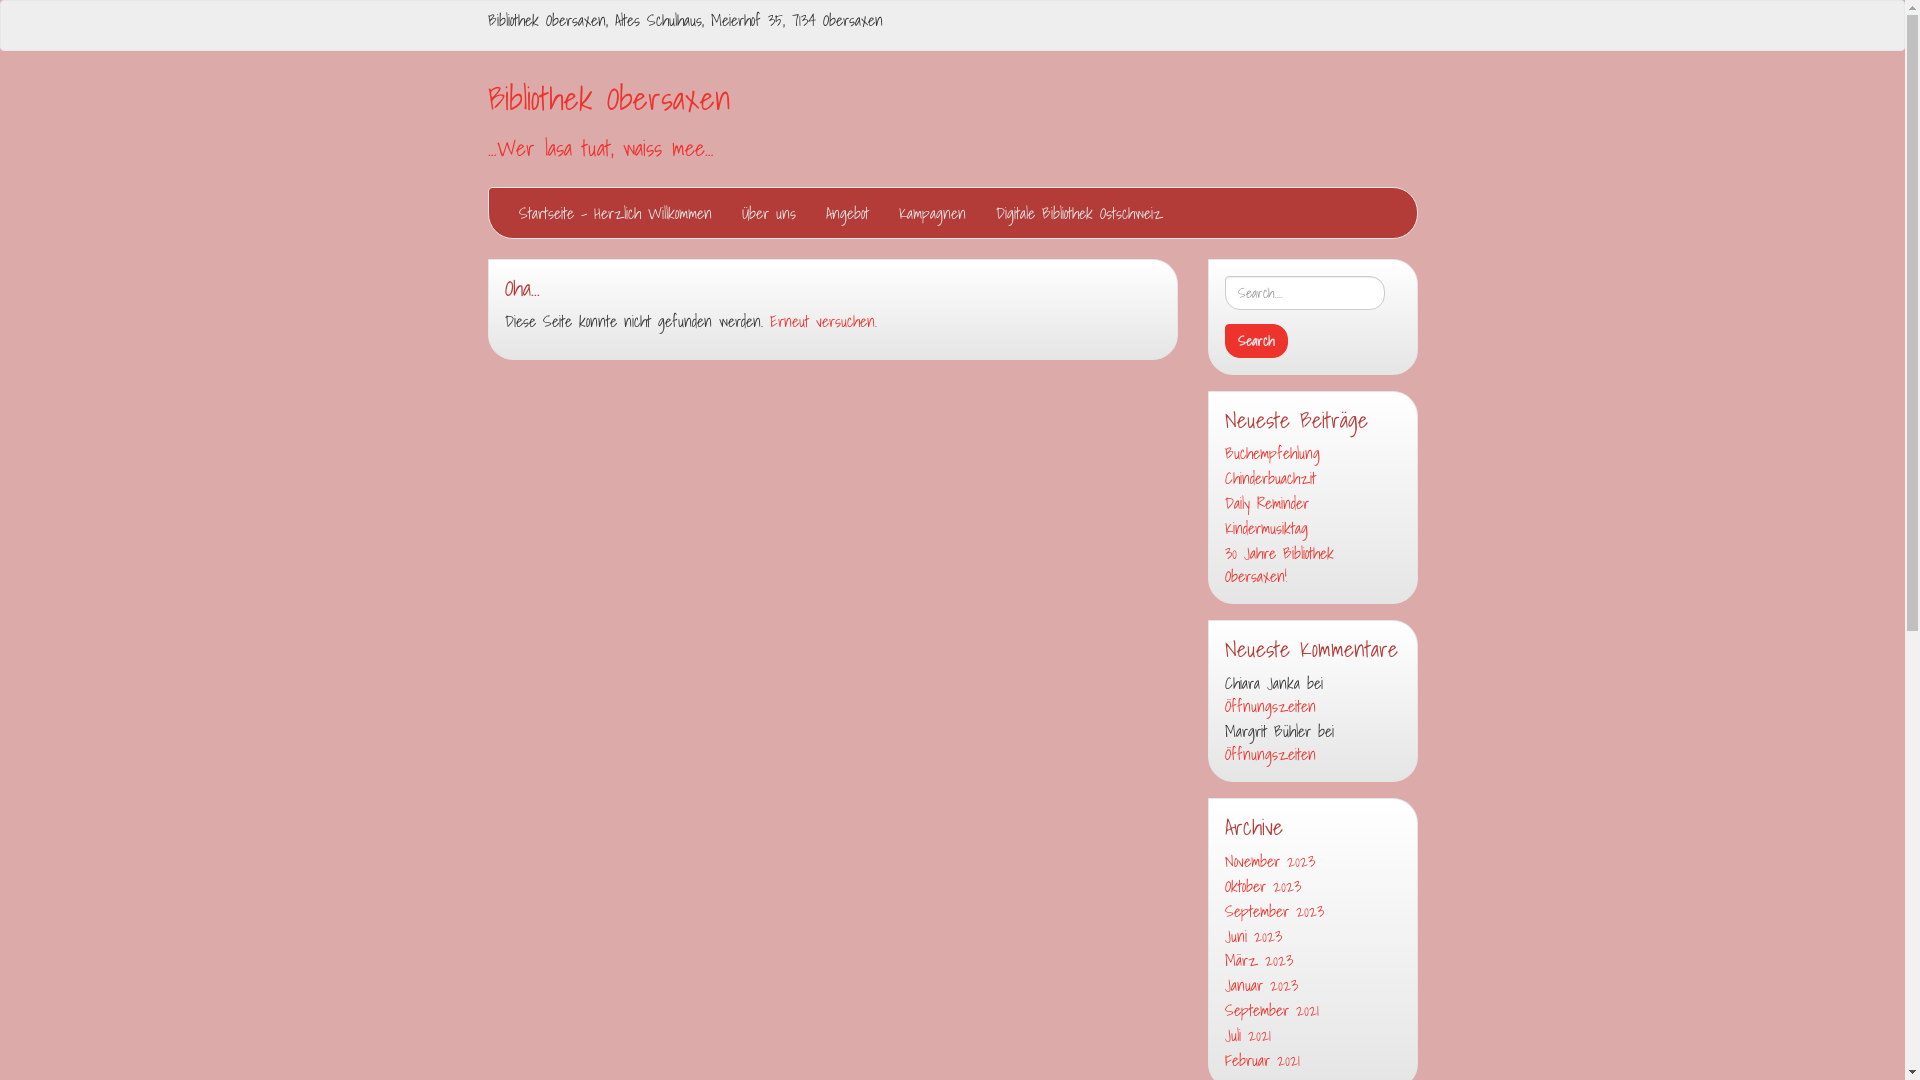  What do you see at coordinates (768, 319) in the screenshot?
I see `'Erneut versuchen.'` at bounding box center [768, 319].